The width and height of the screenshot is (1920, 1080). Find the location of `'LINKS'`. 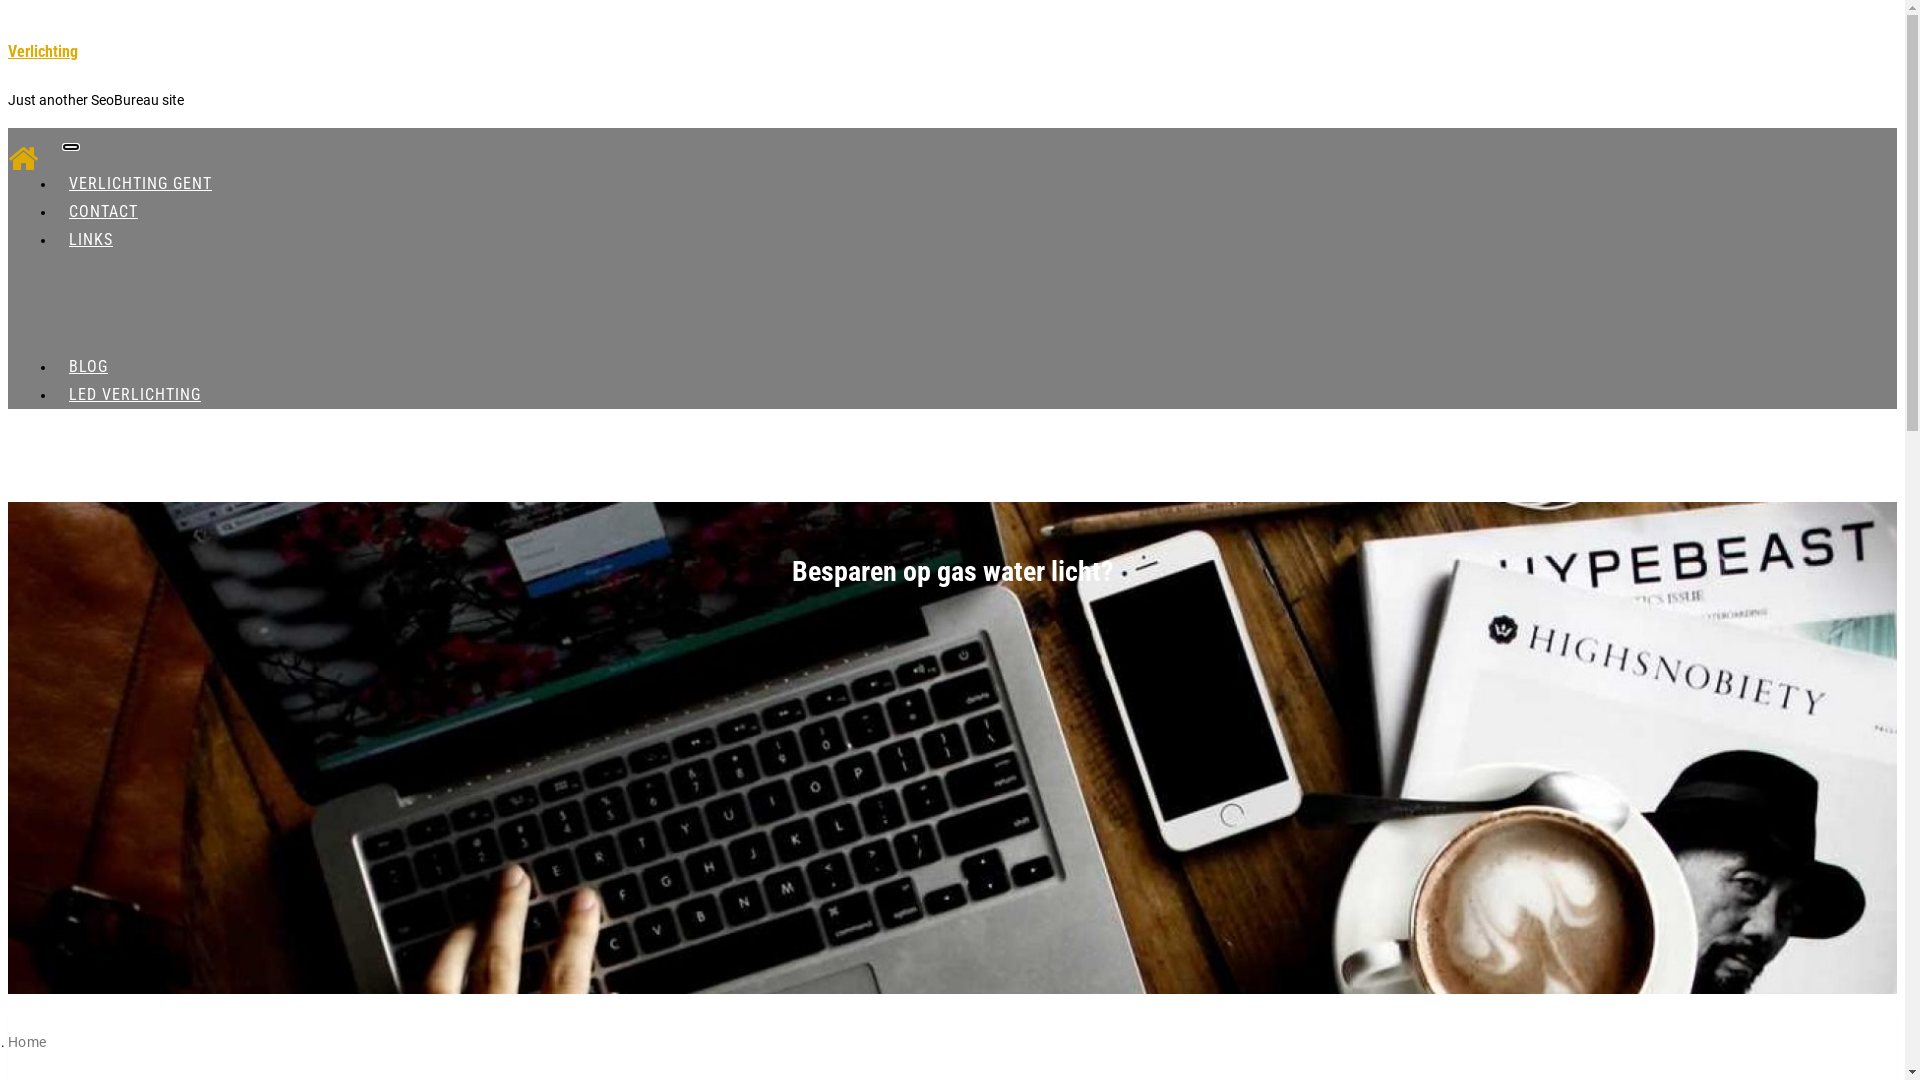

'LINKS' is located at coordinates (56, 238).